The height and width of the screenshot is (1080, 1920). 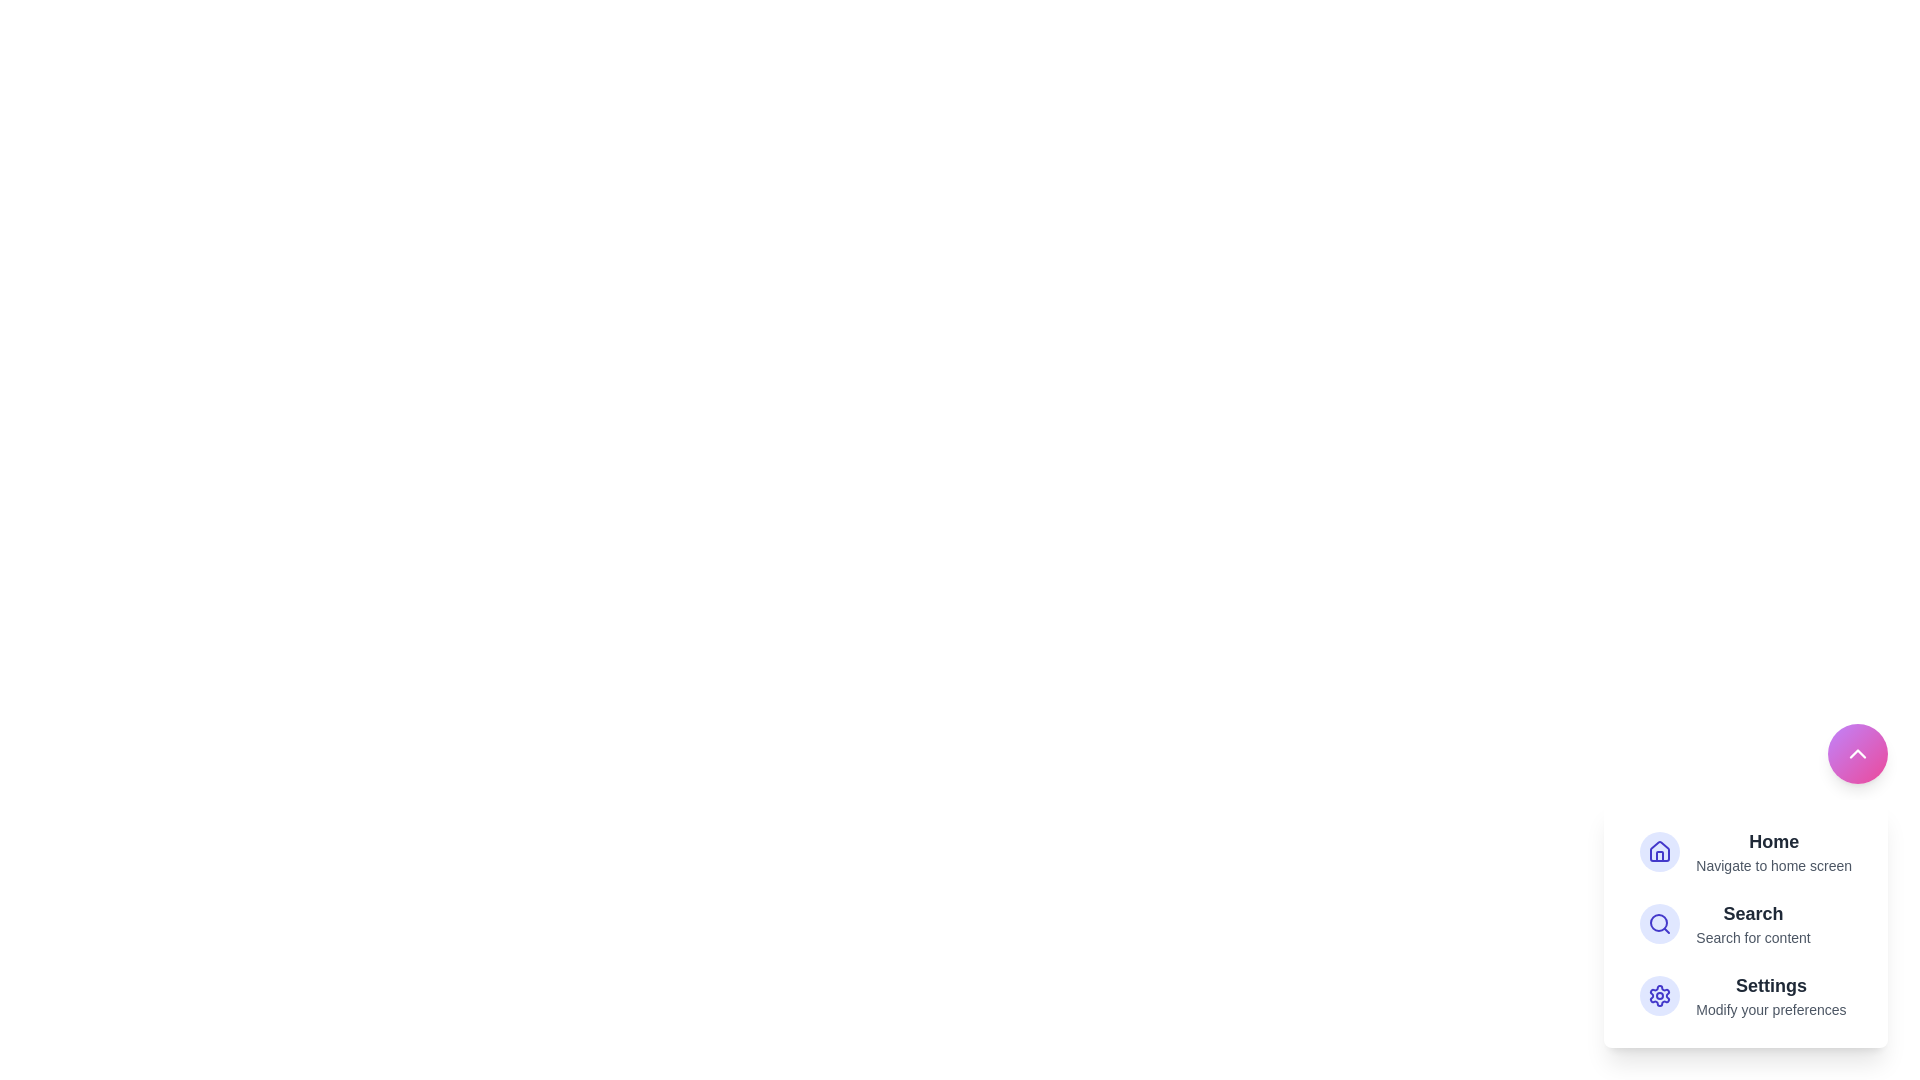 I want to click on the 'Home' button in the DashboardSpeedDial component to activate the 'Home' action, so click(x=1660, y=852).